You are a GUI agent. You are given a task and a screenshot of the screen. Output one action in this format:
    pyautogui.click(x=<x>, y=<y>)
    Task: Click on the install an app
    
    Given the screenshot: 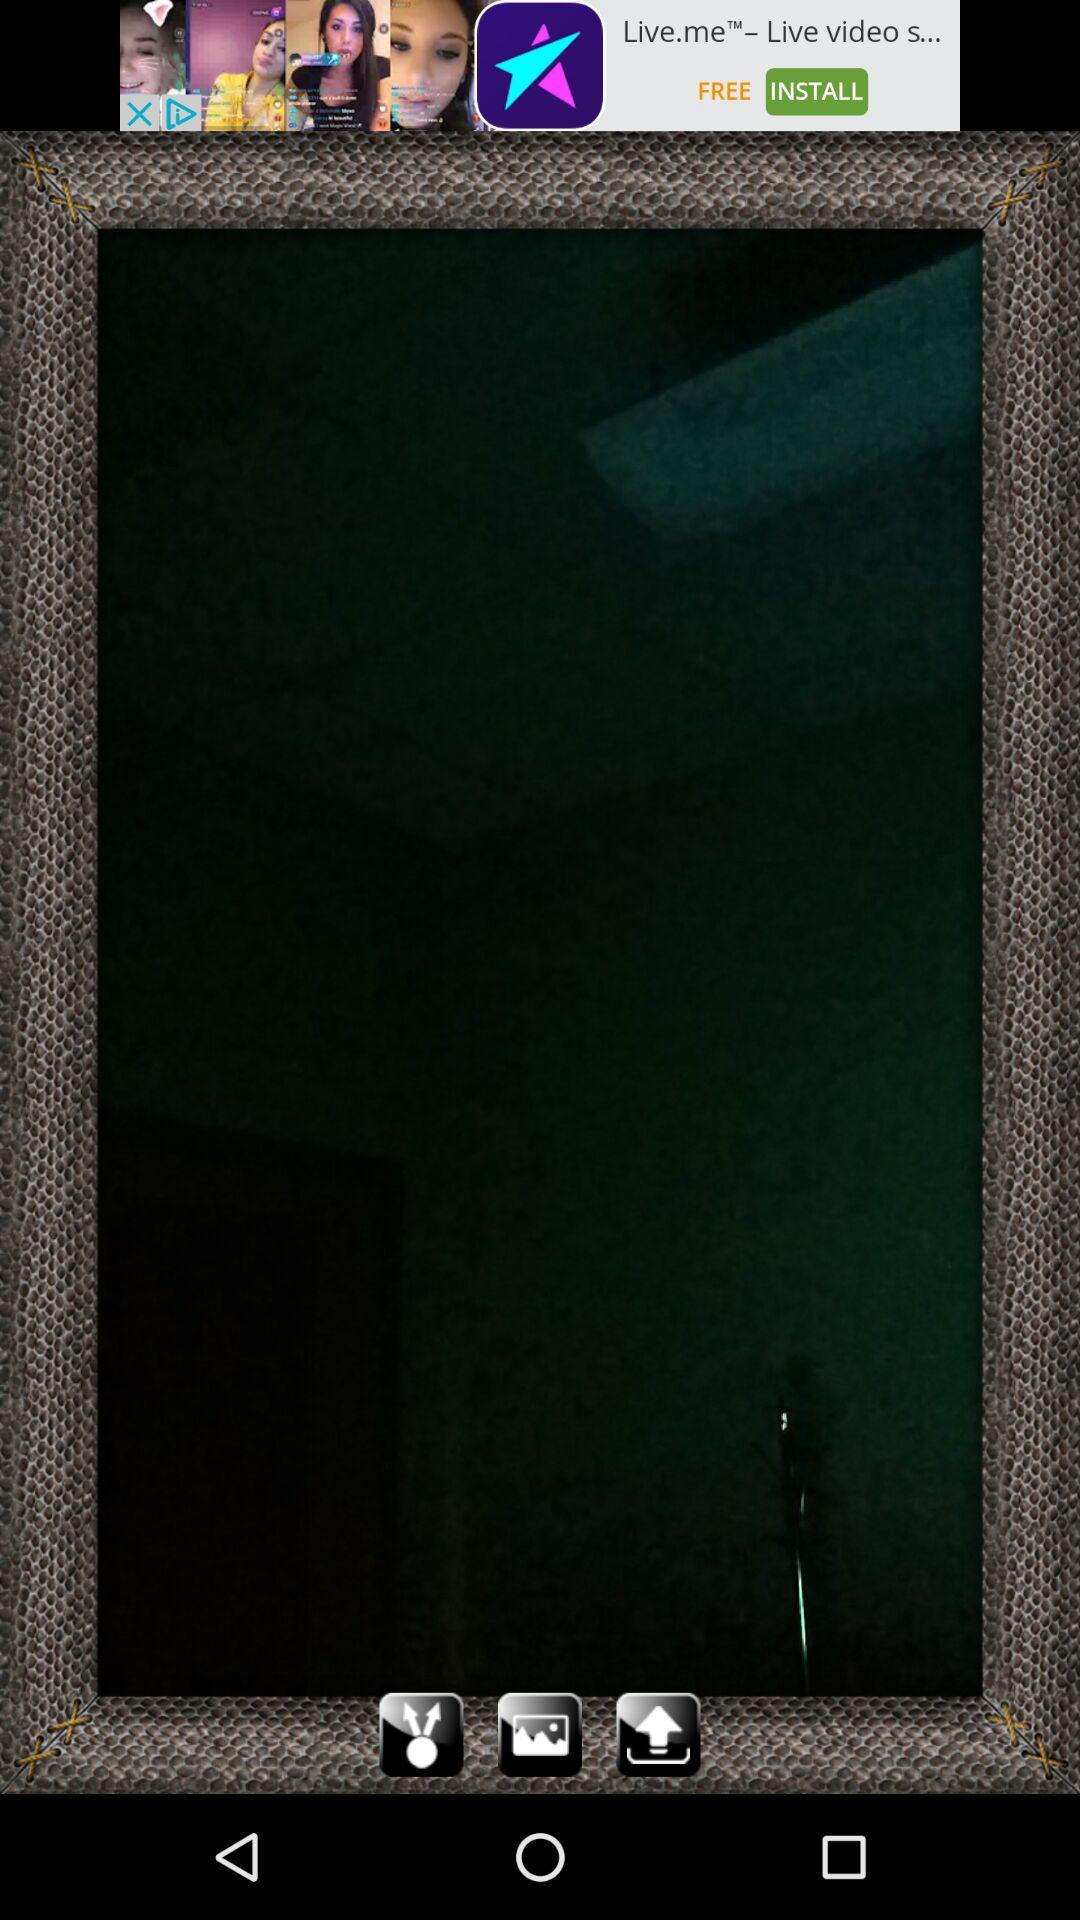 What is the action you would take?
    pyautogui.click(x=540, y=65)
    